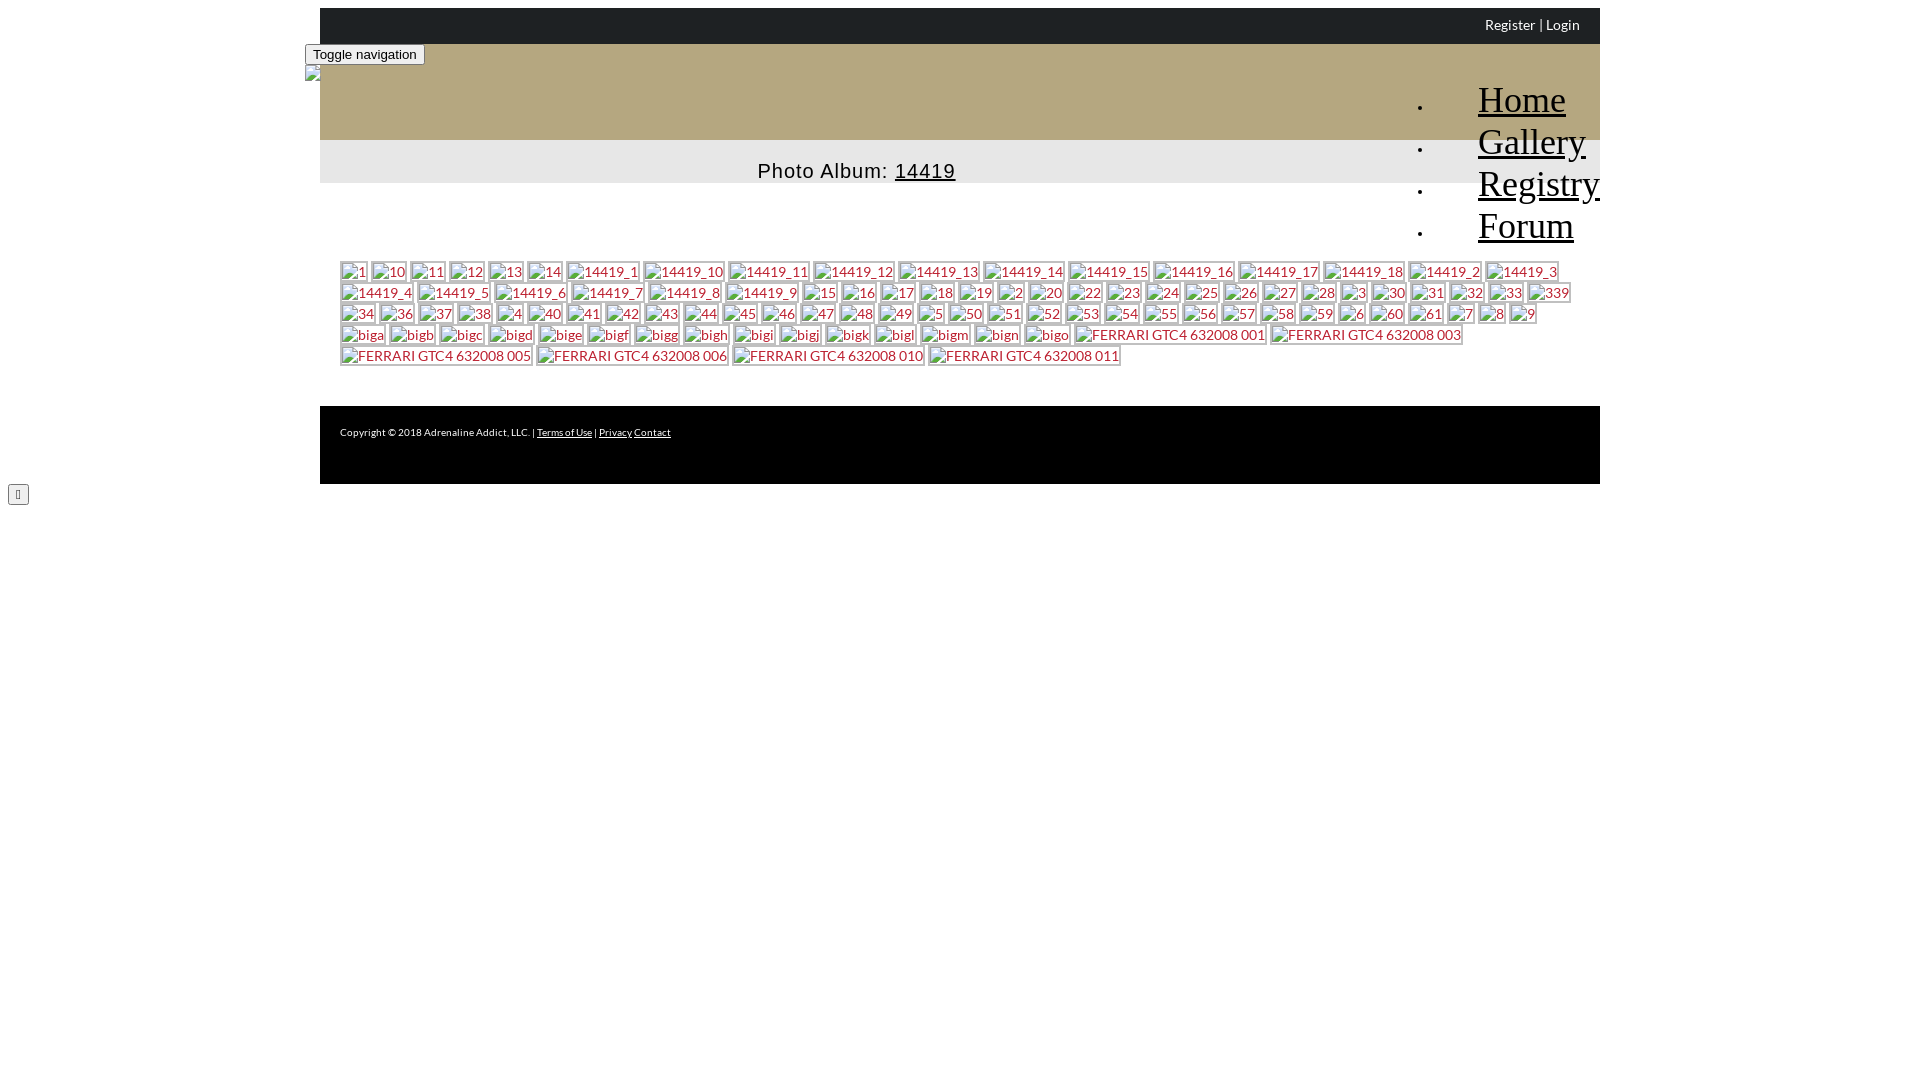 This screenshot has height=1080, width=1920. What do you see at coordinates (1276, 313) in the screenshot?
I see `'58 (click to enlarge)'` at bounding box center [1276, 313].